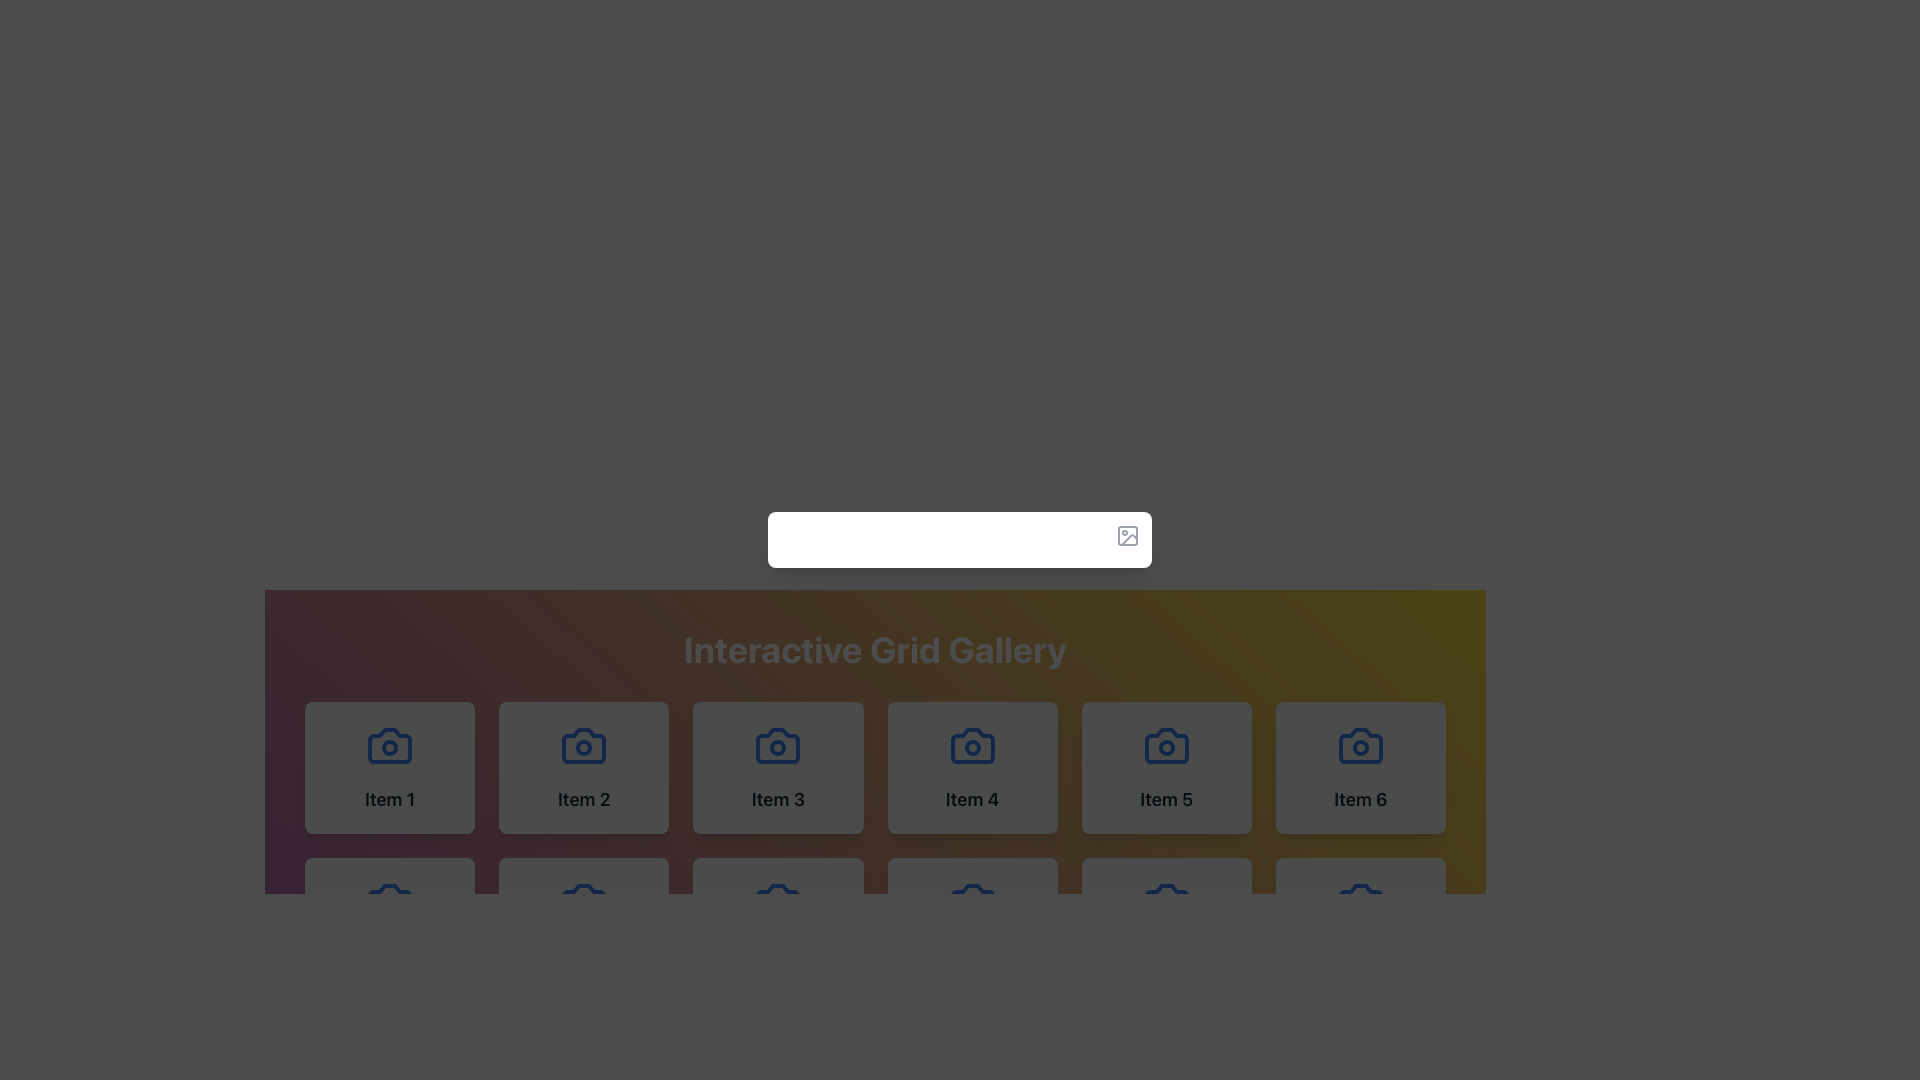  Describe the element at coordinates (583, 766) in the screenshot. I see `the second card in the grid layout that represents 'Item 2'` at that location.